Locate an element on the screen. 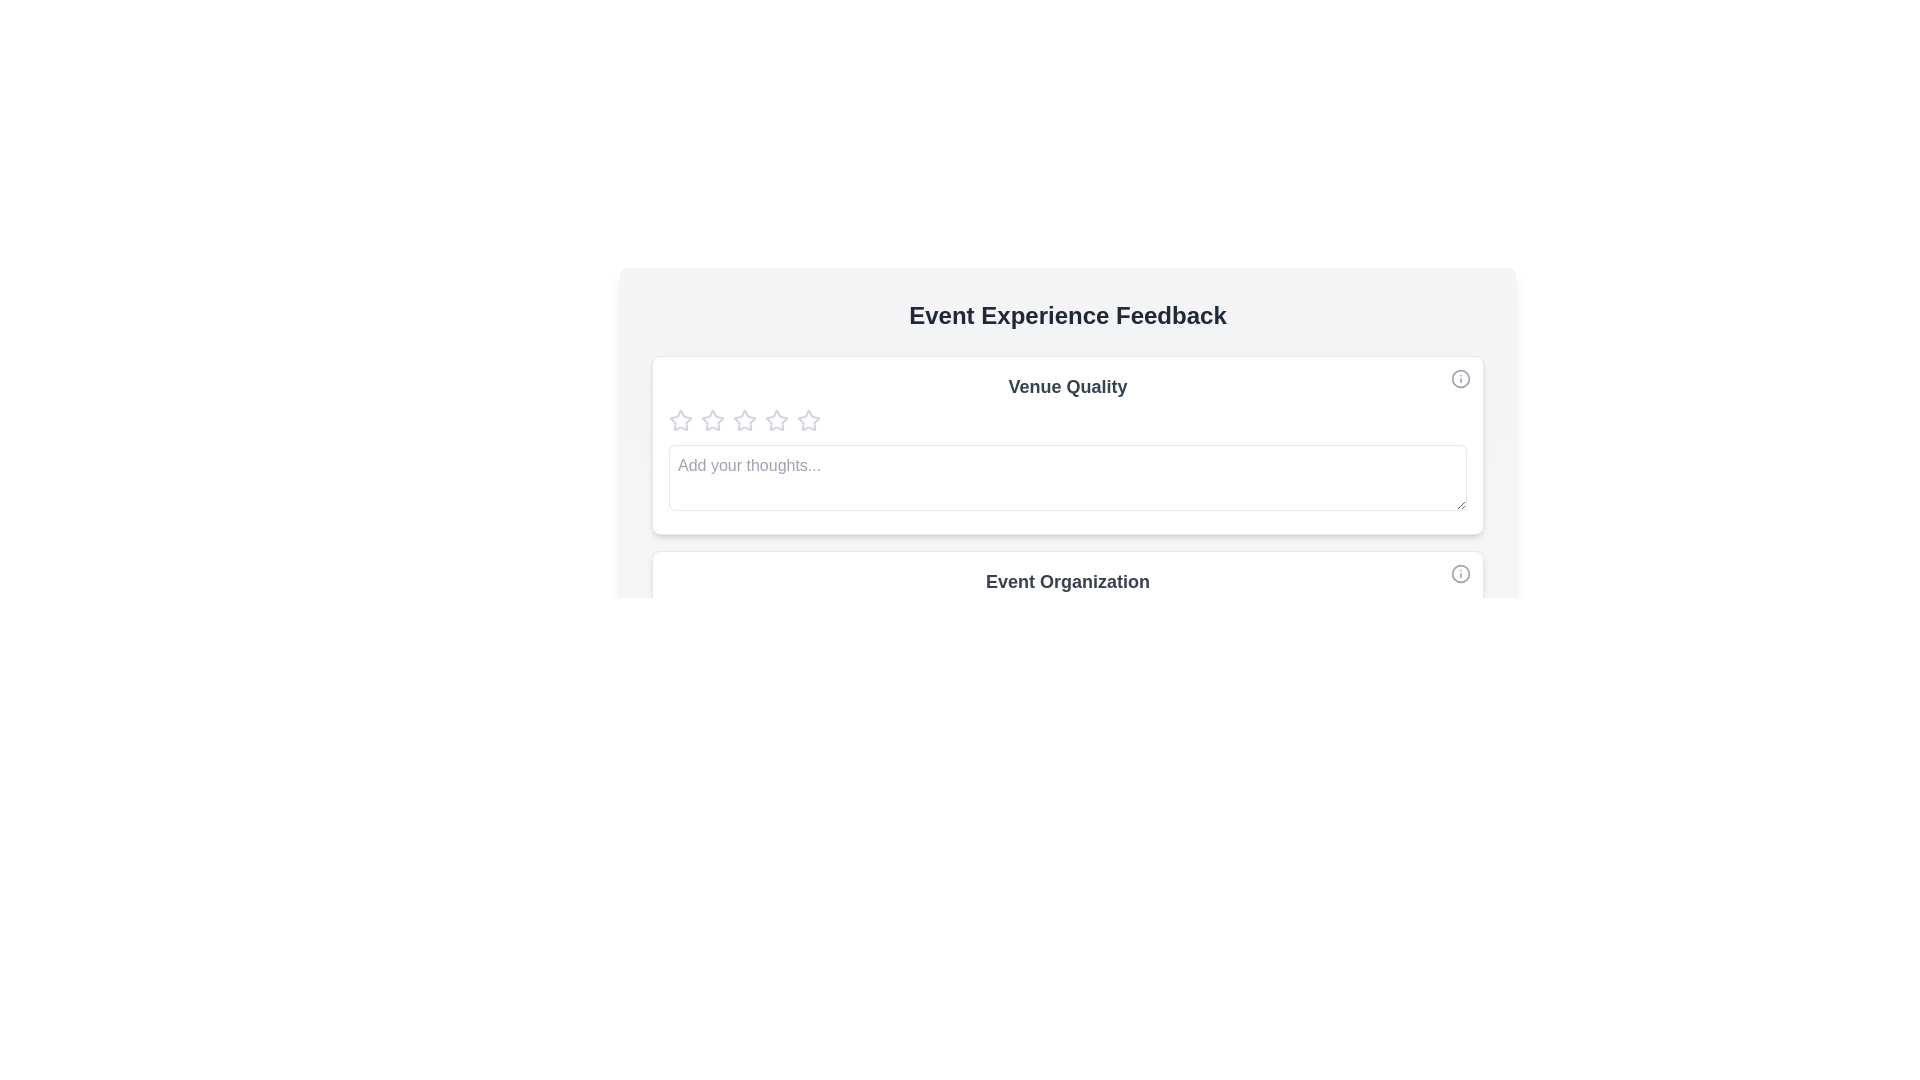 This screenshot has height=1080, width=1920. the fifth rating star icon, which is part of a sequence of five stars under the 'Venue Quality' section is located at coordinates (809, 419).